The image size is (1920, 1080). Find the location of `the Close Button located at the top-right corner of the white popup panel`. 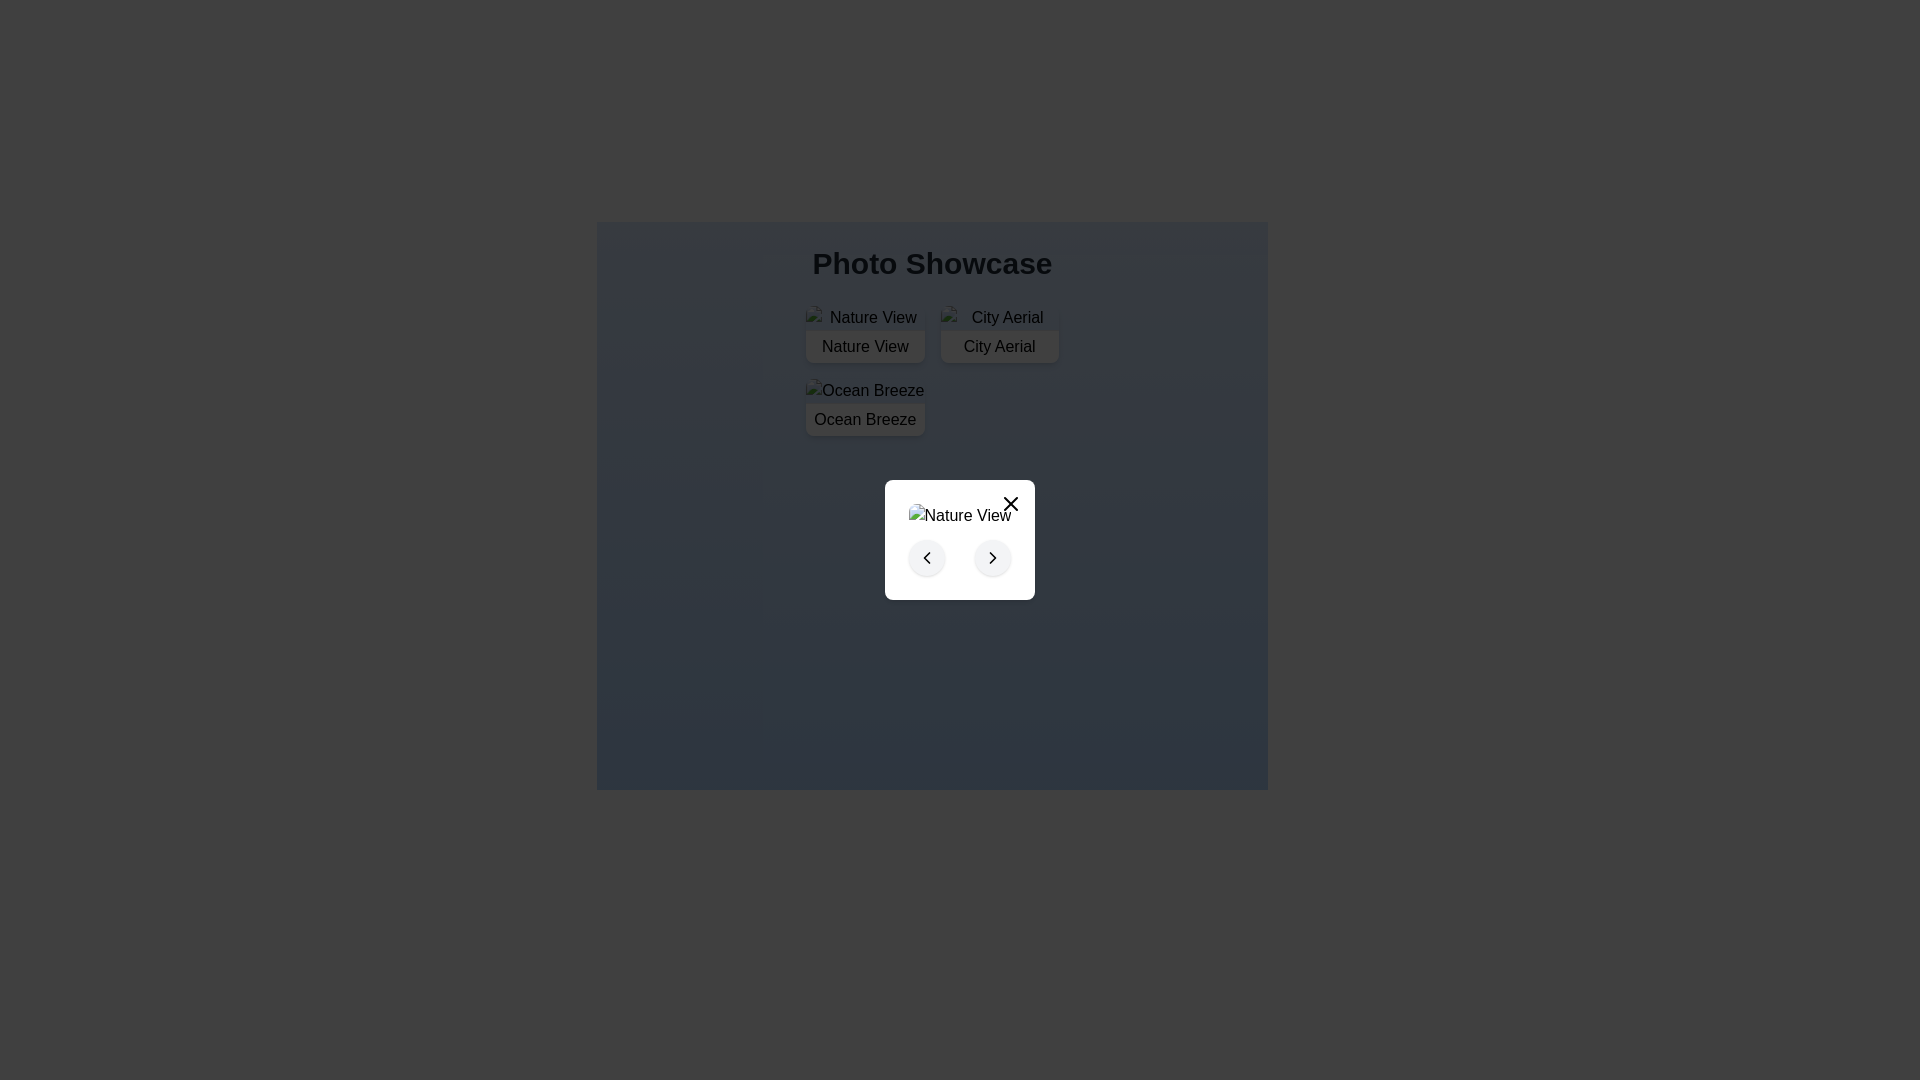

the Close Button located at the top-right corner of the white popup panel is located at coordinates (1011, 503).